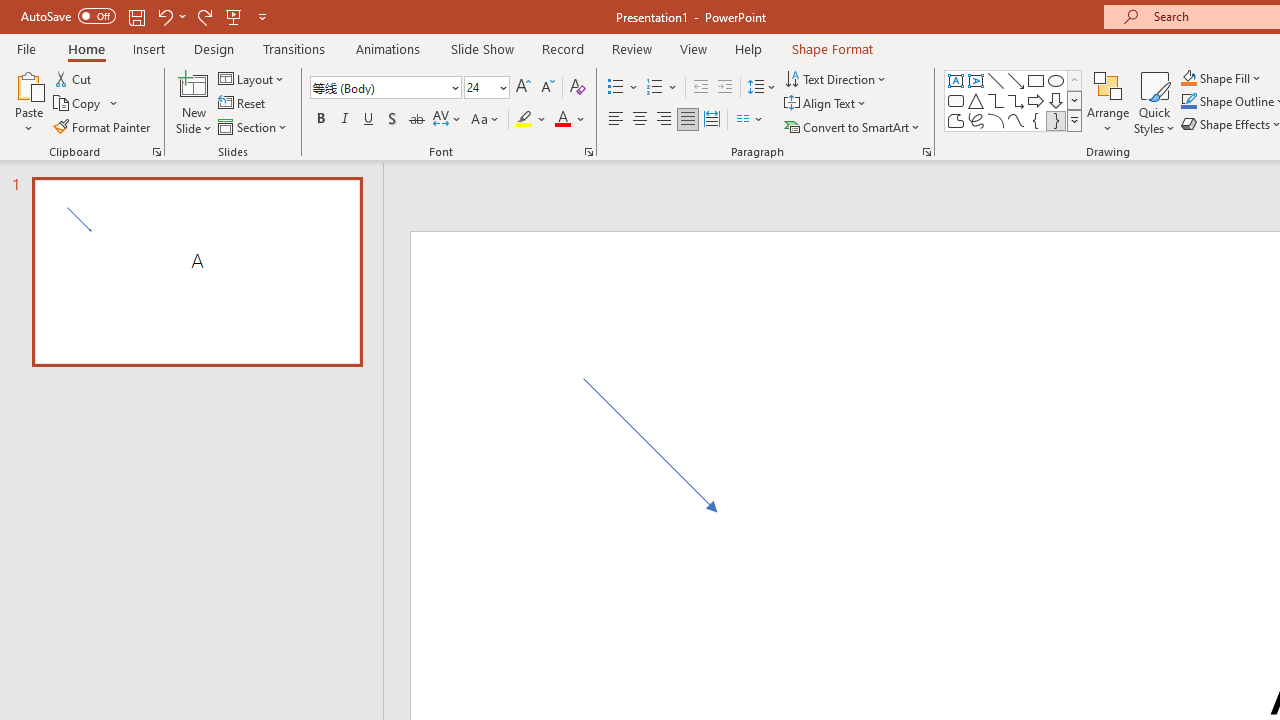  I want to click on 'Increase Font Size', so click(522, 86).